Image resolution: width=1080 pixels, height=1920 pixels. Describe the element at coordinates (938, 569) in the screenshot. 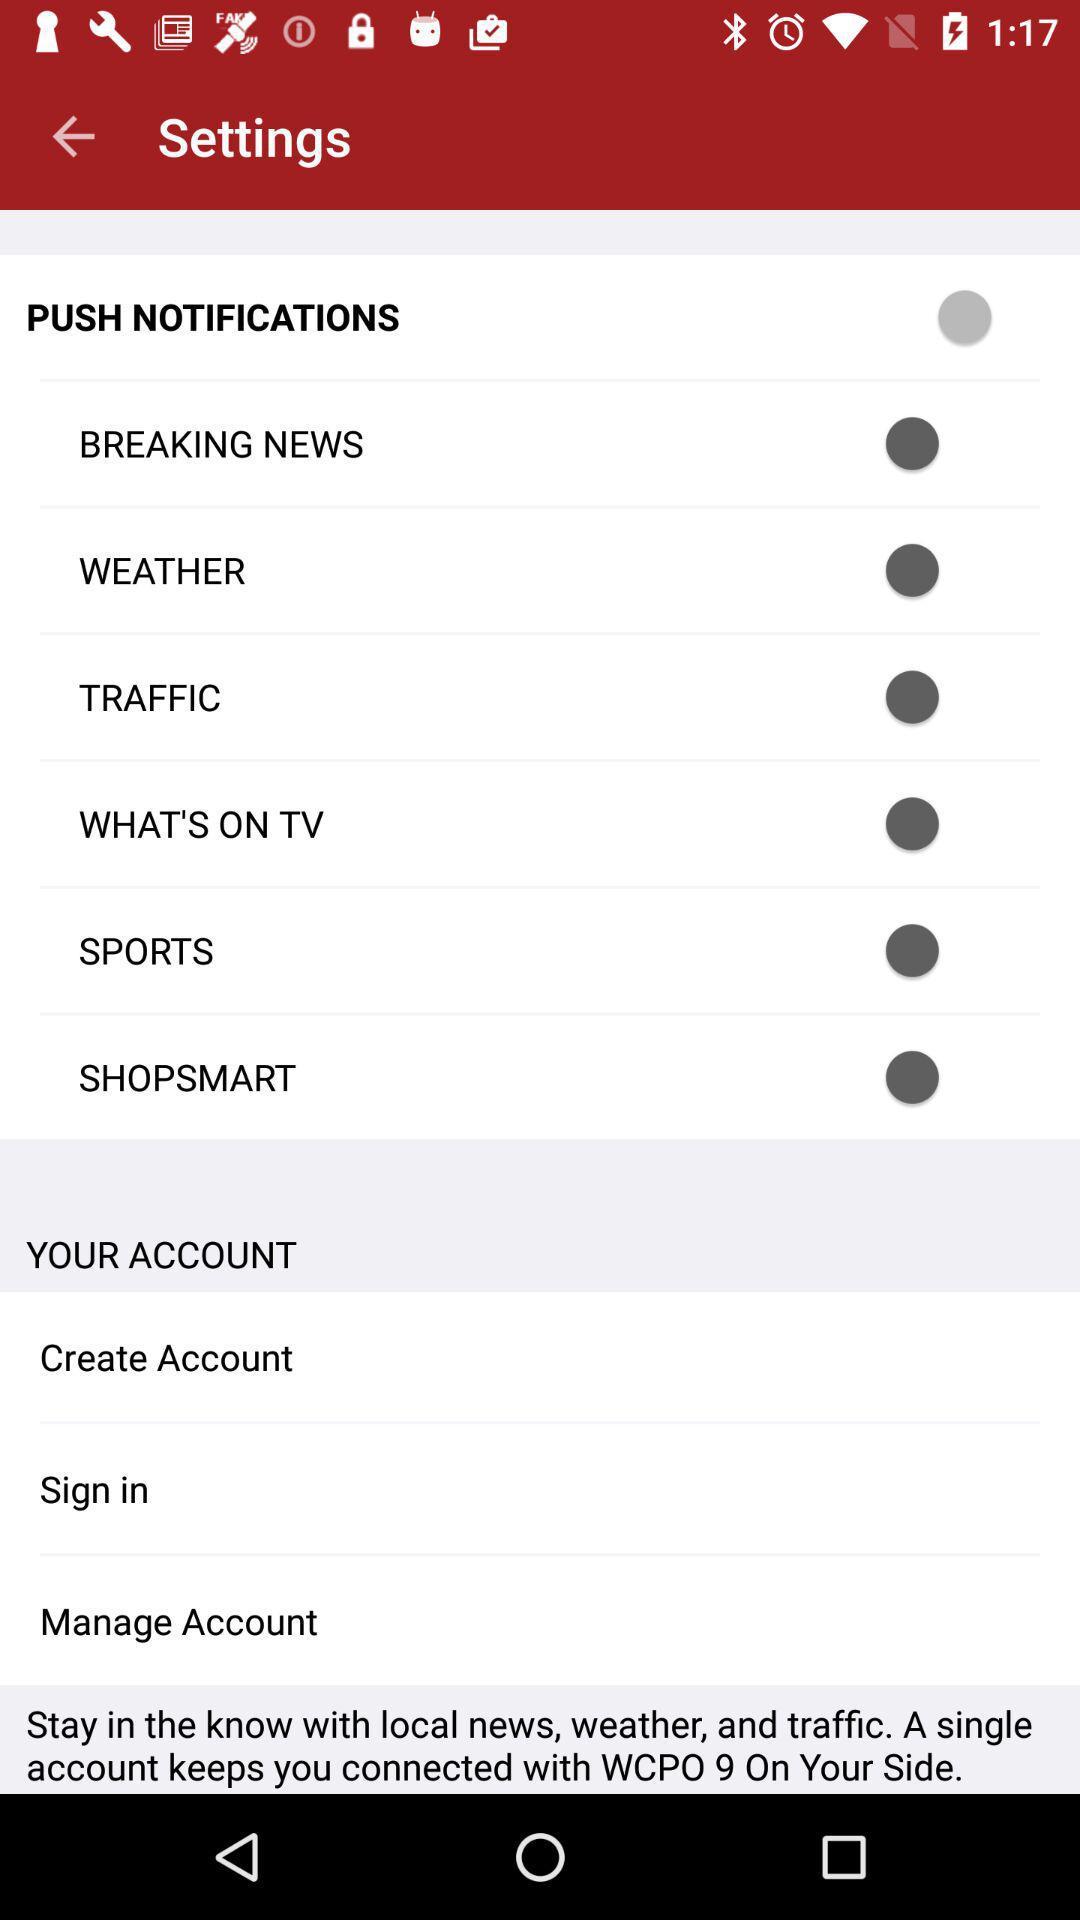

I see `push notification` at that location.